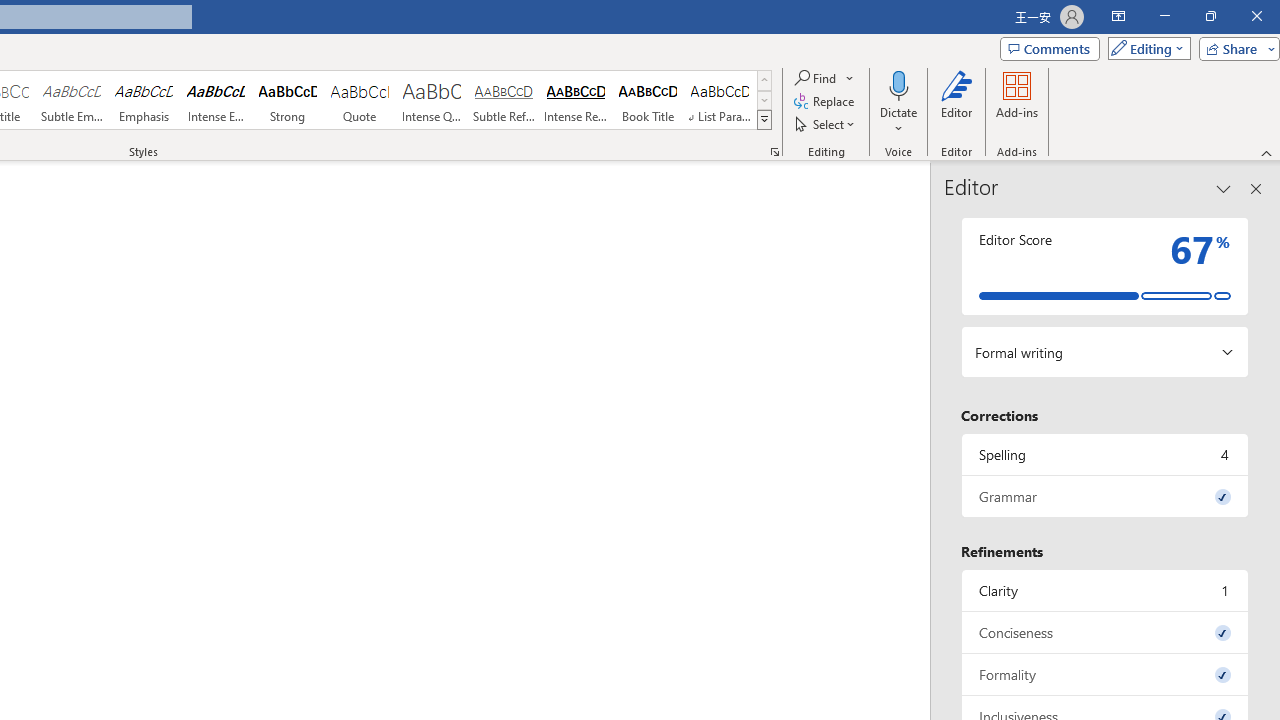 This screenshot has width=1280, height=720. What do you see at coordinates (898, 84) in the screenshot?
I see `'Dictate'` at bounding box center [898, 84].